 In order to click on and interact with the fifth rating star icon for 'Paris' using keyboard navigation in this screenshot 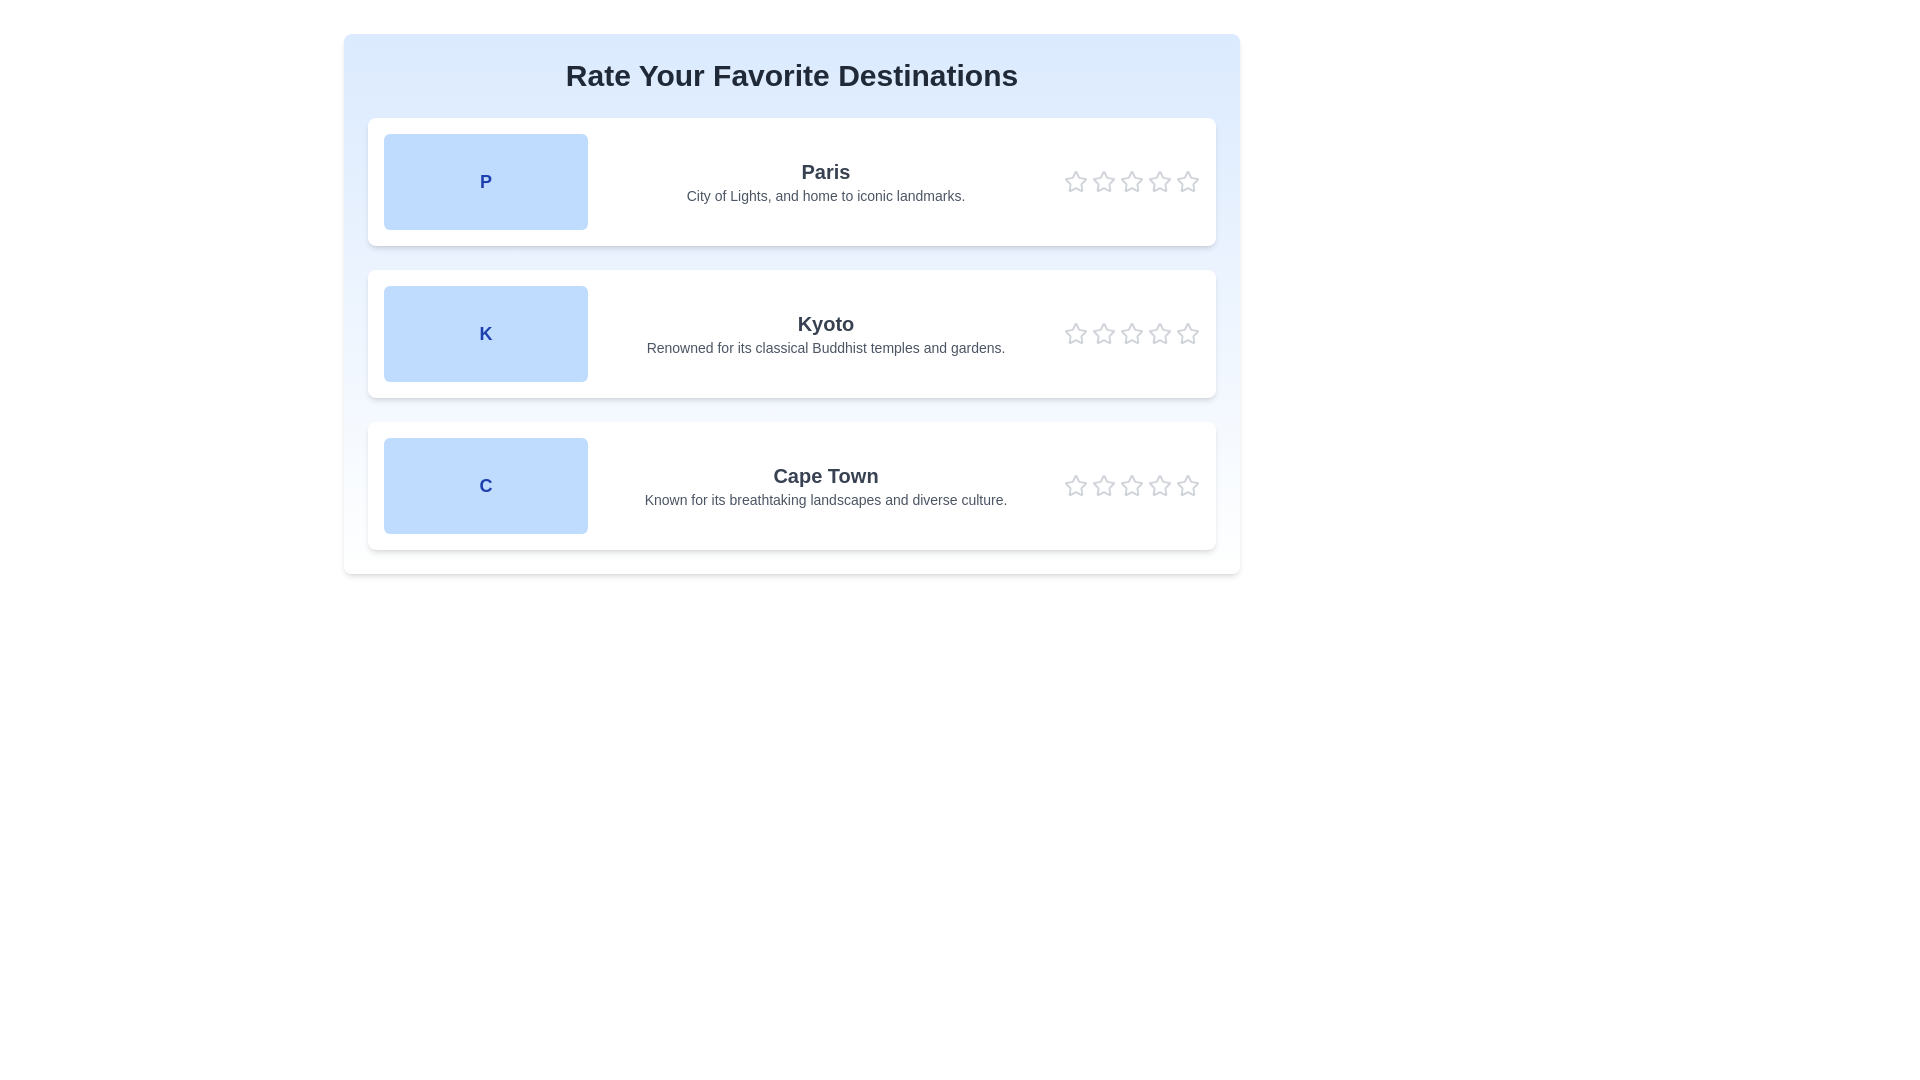, I will do `click(1188, 181)`.